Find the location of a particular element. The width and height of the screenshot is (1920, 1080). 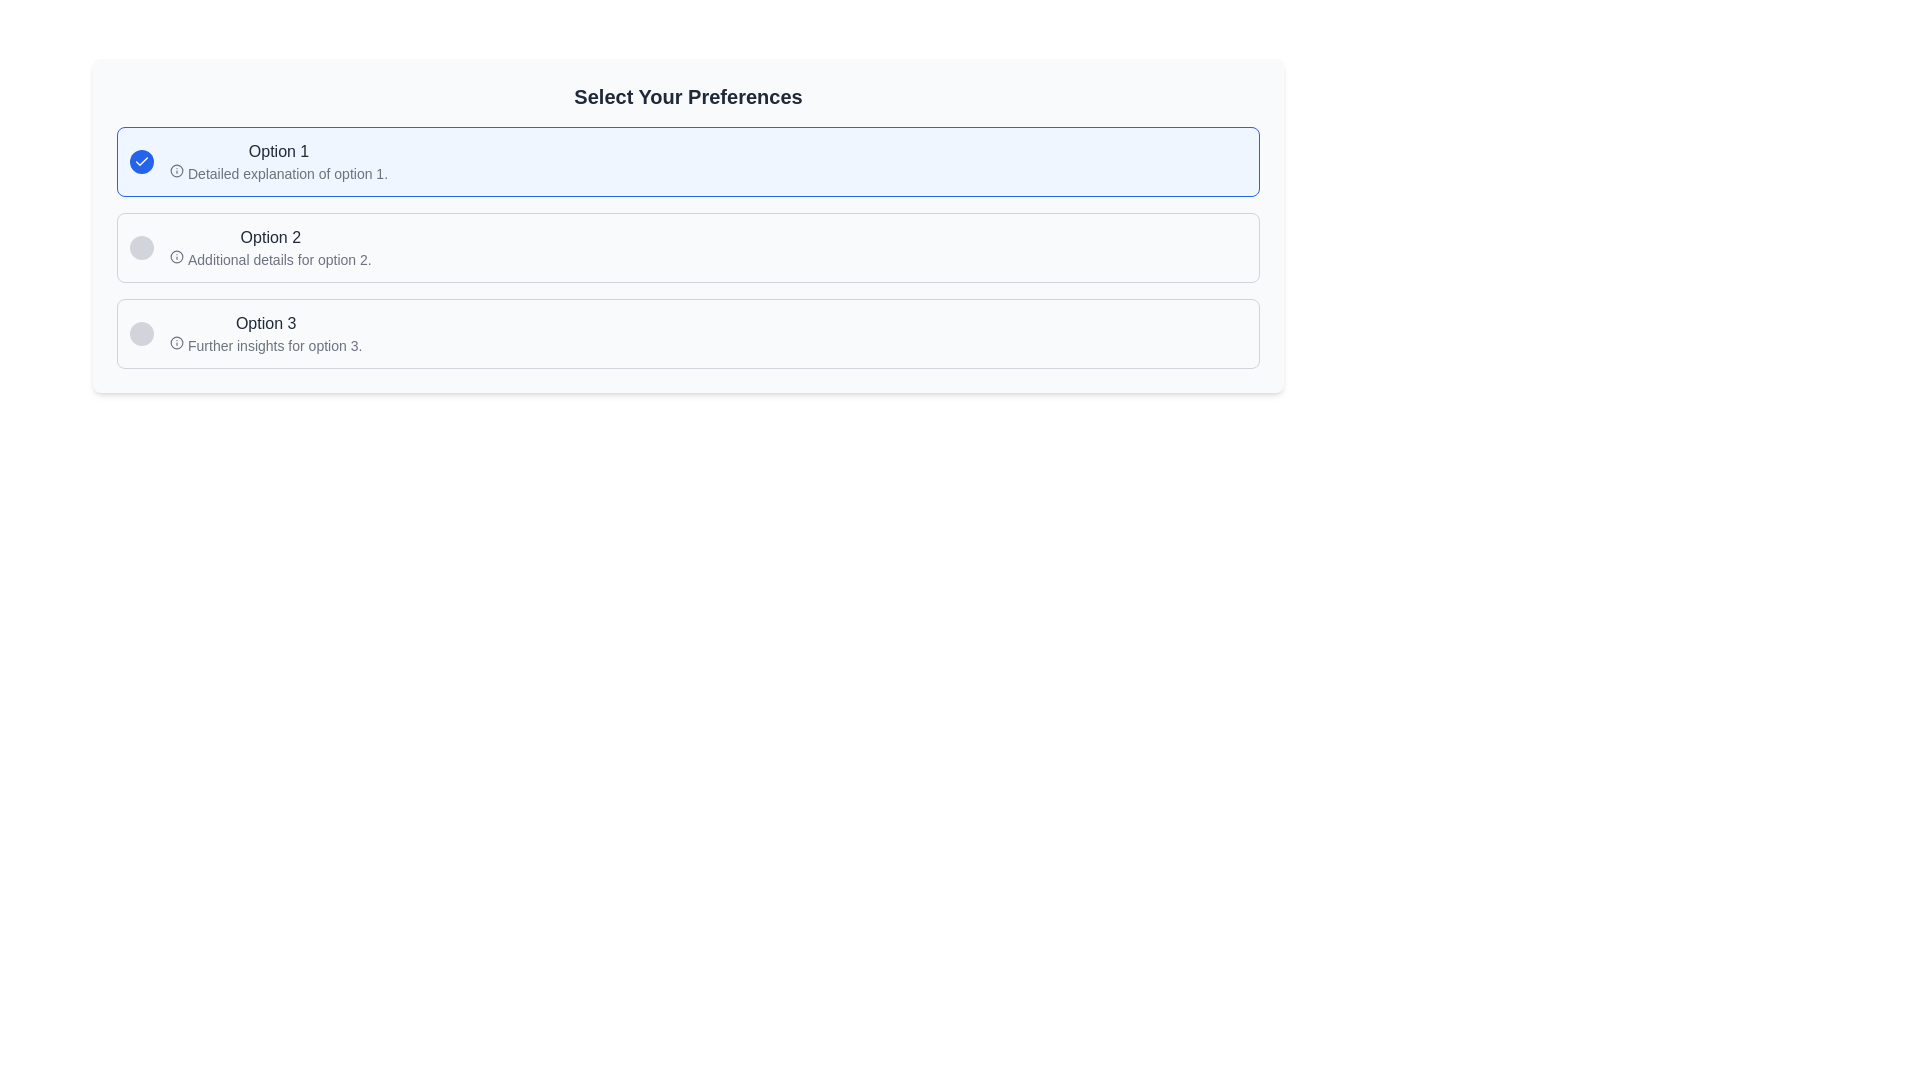

the Information Icon located to the left of the descriptive text for Option 2 in the 'Select Your Preferences' section is located at coordinates (177, 256).